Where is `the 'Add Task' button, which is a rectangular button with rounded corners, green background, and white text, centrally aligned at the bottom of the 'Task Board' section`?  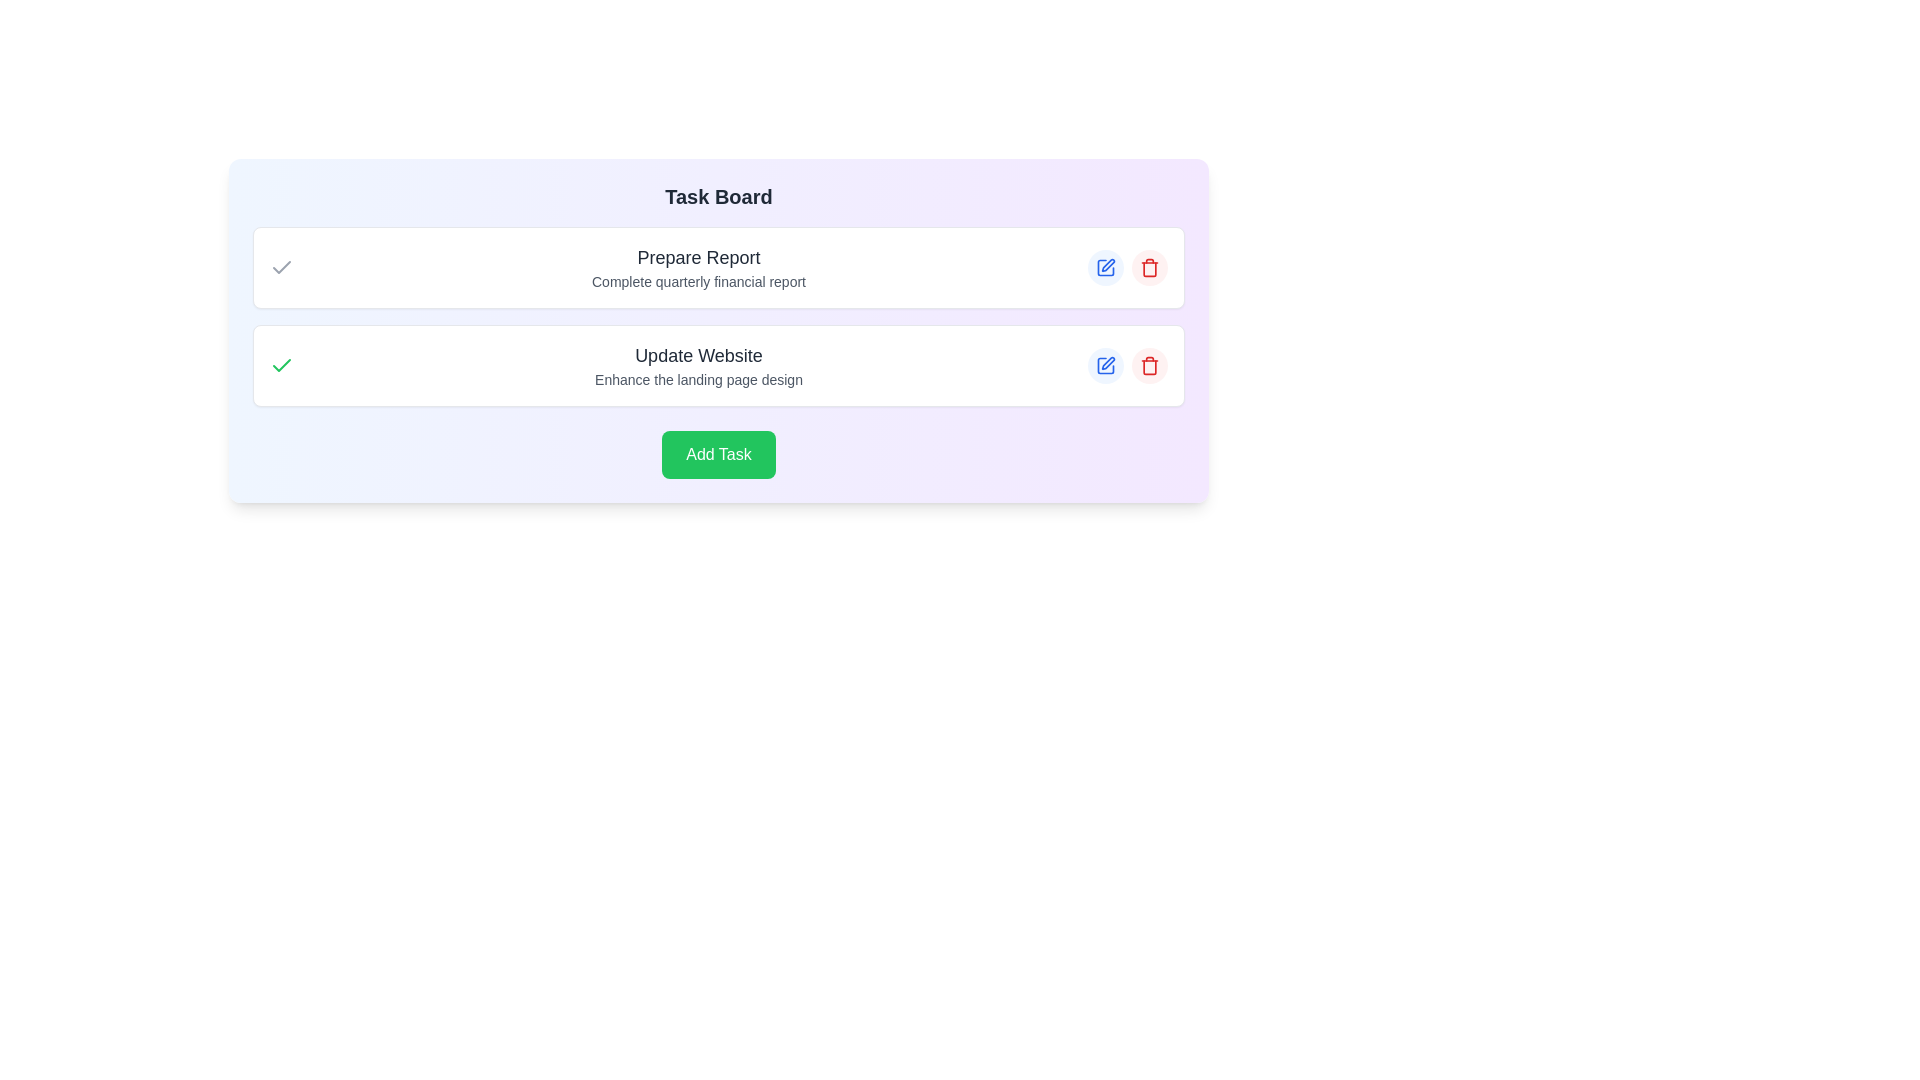
the 'Add Task' button, which is a rectangular button with rounded corners, green background, and white text, centrally aligned at the bottom of the 'Task Board' section is located at coordinates (719, 455).